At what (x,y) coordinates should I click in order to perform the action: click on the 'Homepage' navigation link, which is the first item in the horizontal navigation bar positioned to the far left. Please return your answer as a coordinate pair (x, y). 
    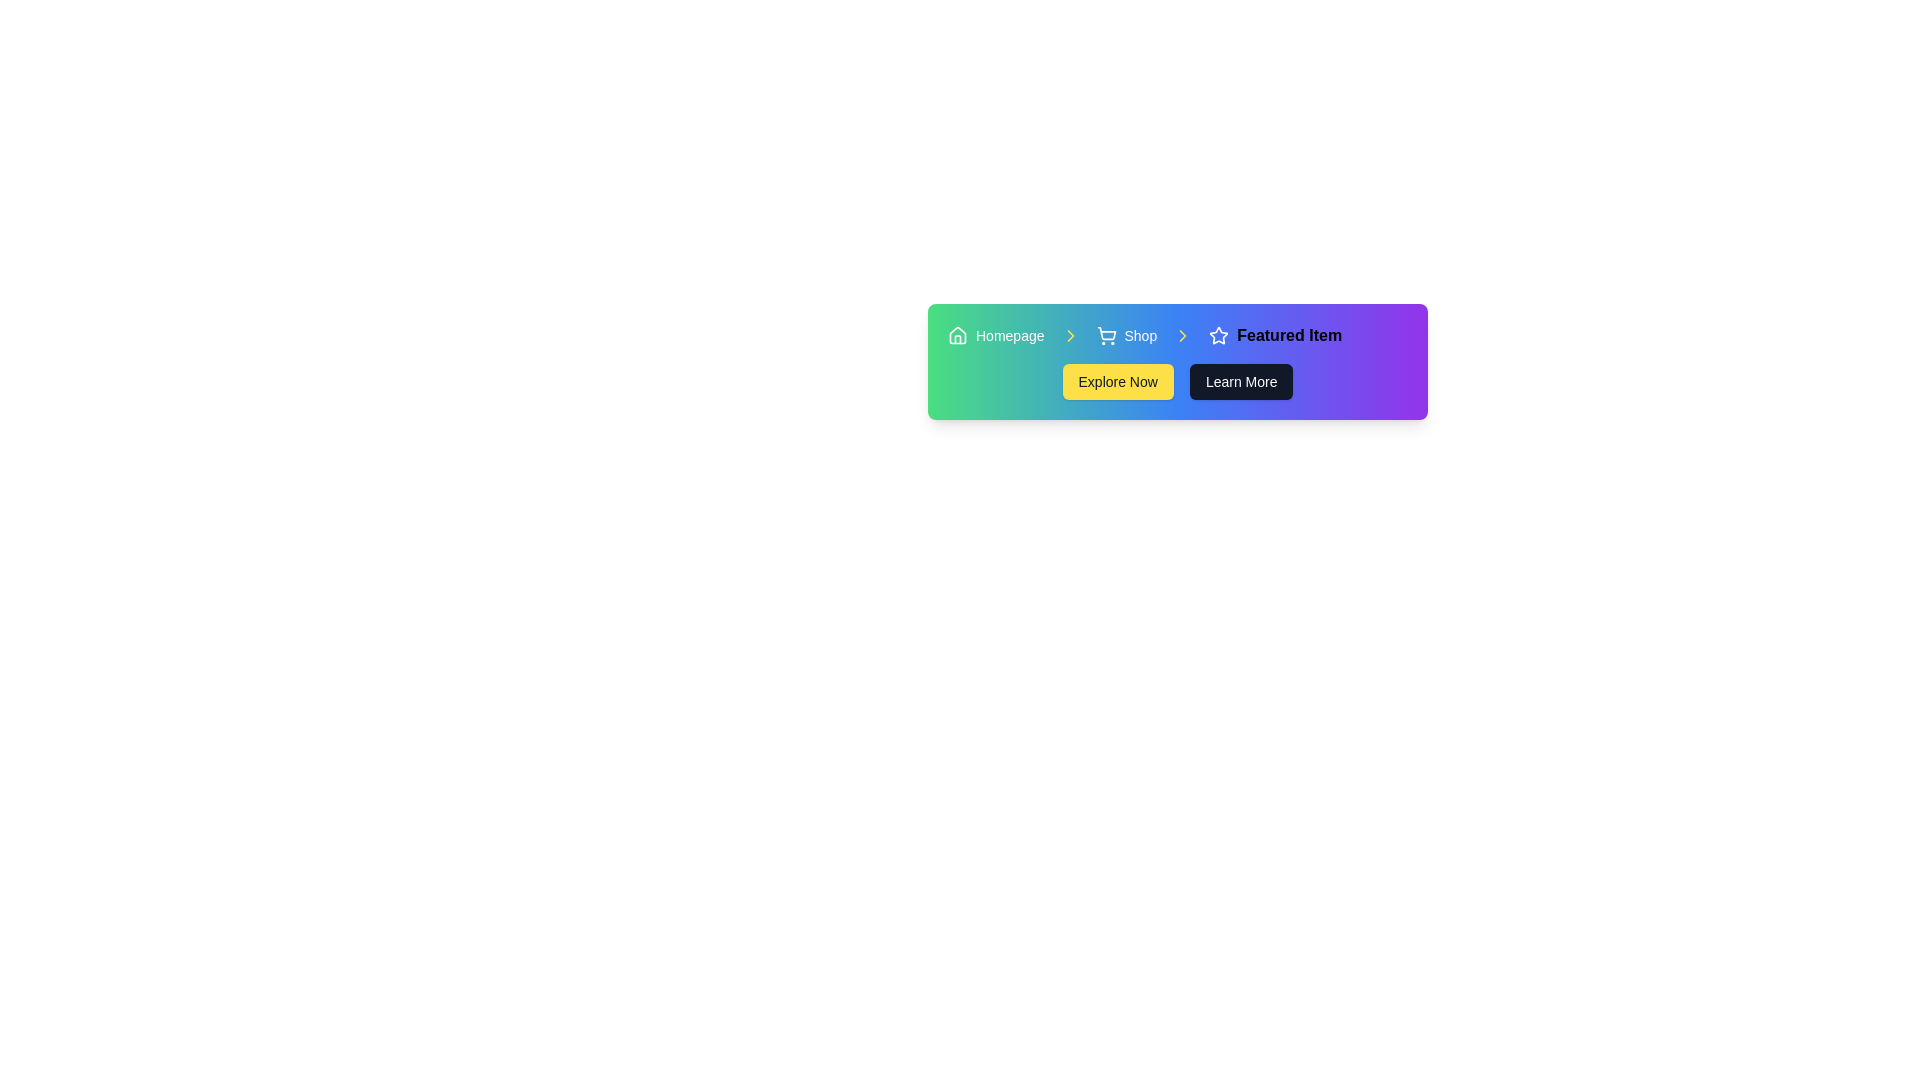
    Looking at the image, I should click on (996, 334).